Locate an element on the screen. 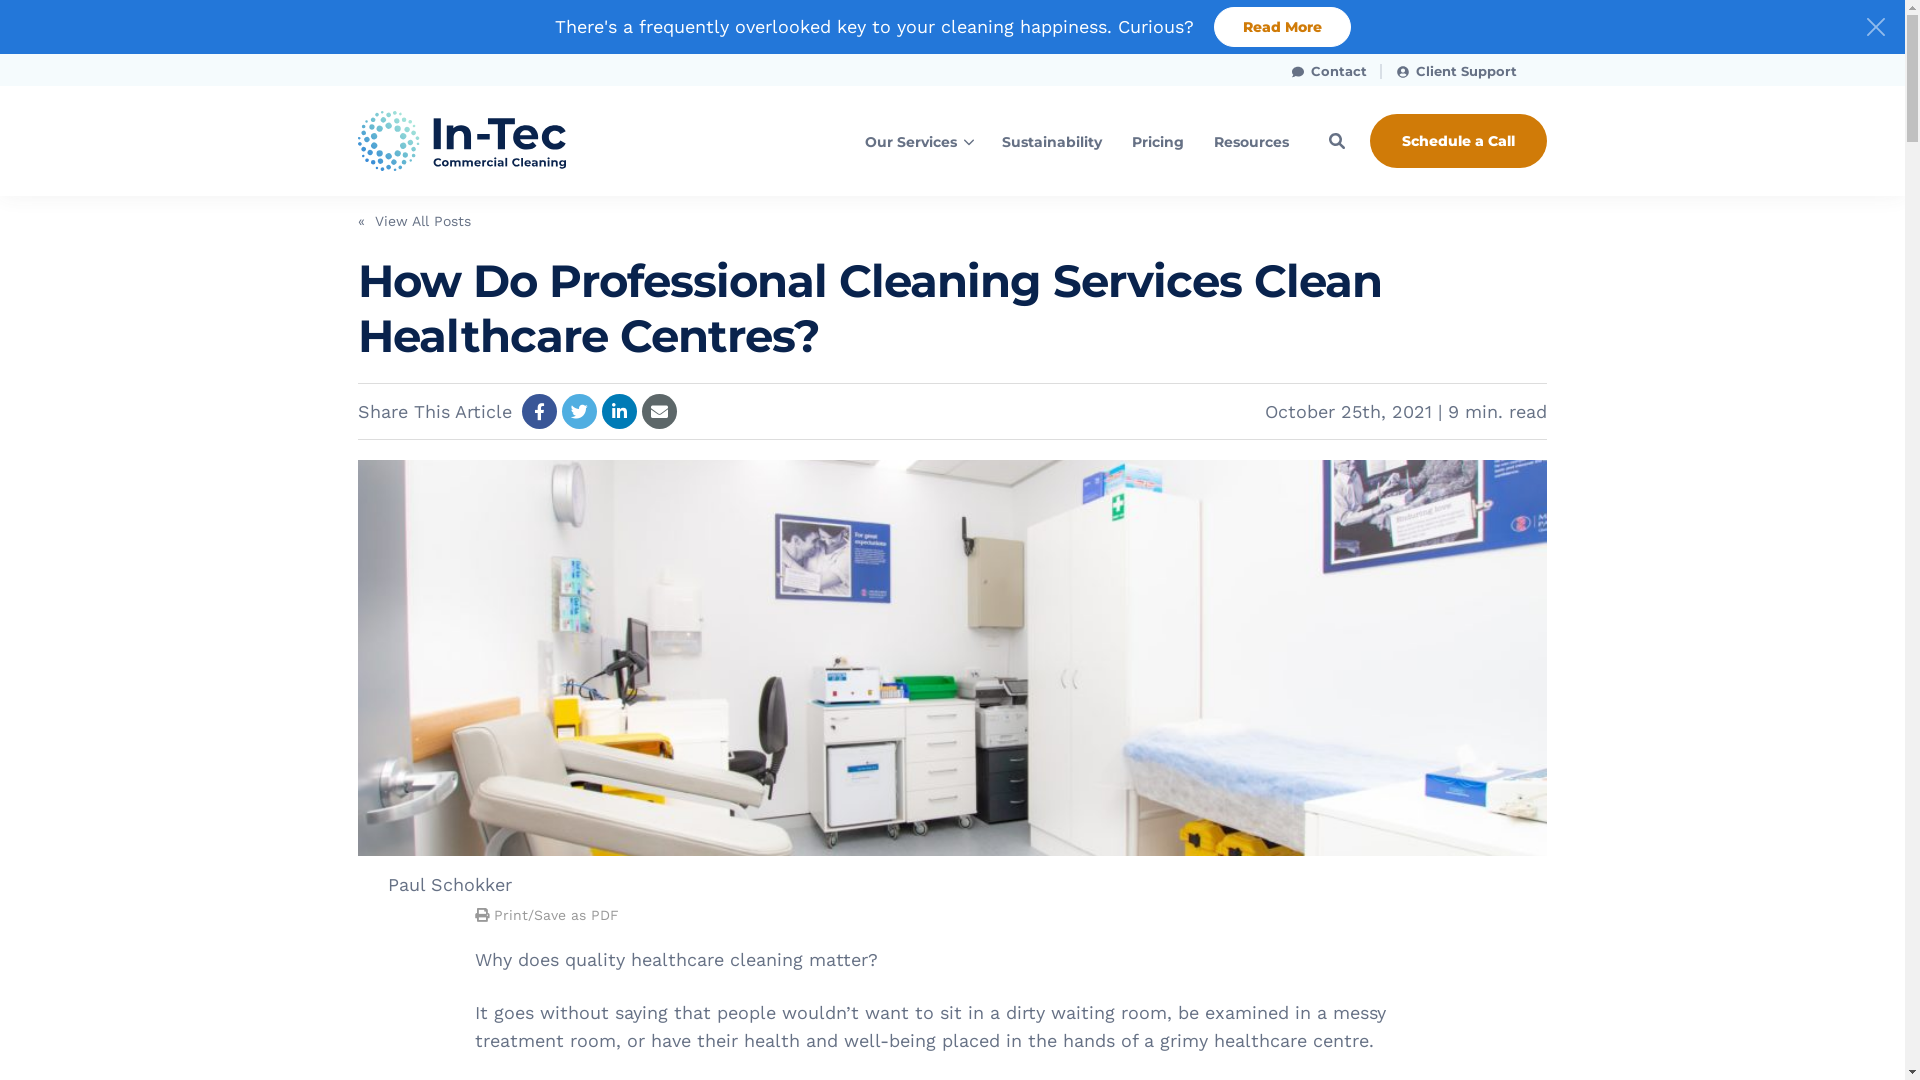 The image size is (1920, 1080). 'Resources' is located at coordinates (1250, 140).